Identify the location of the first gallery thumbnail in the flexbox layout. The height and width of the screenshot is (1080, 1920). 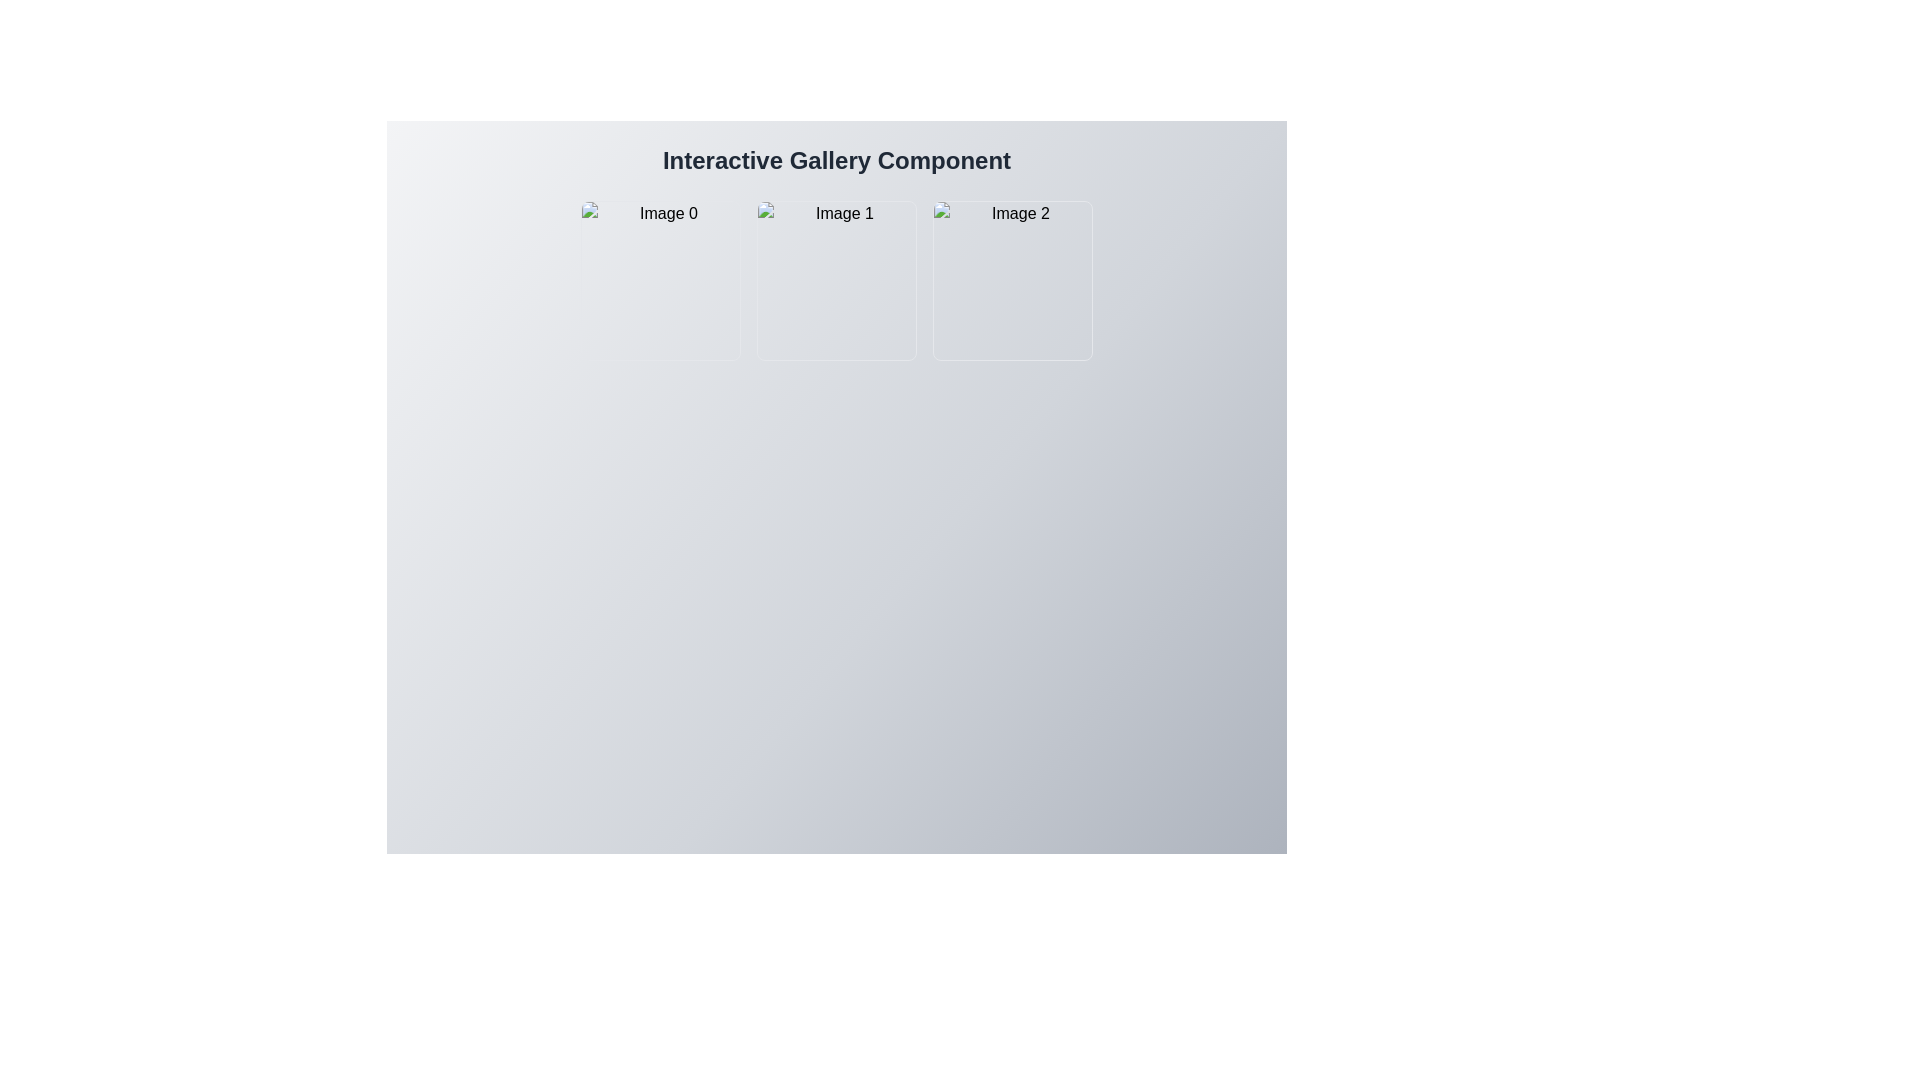
(661, 281).